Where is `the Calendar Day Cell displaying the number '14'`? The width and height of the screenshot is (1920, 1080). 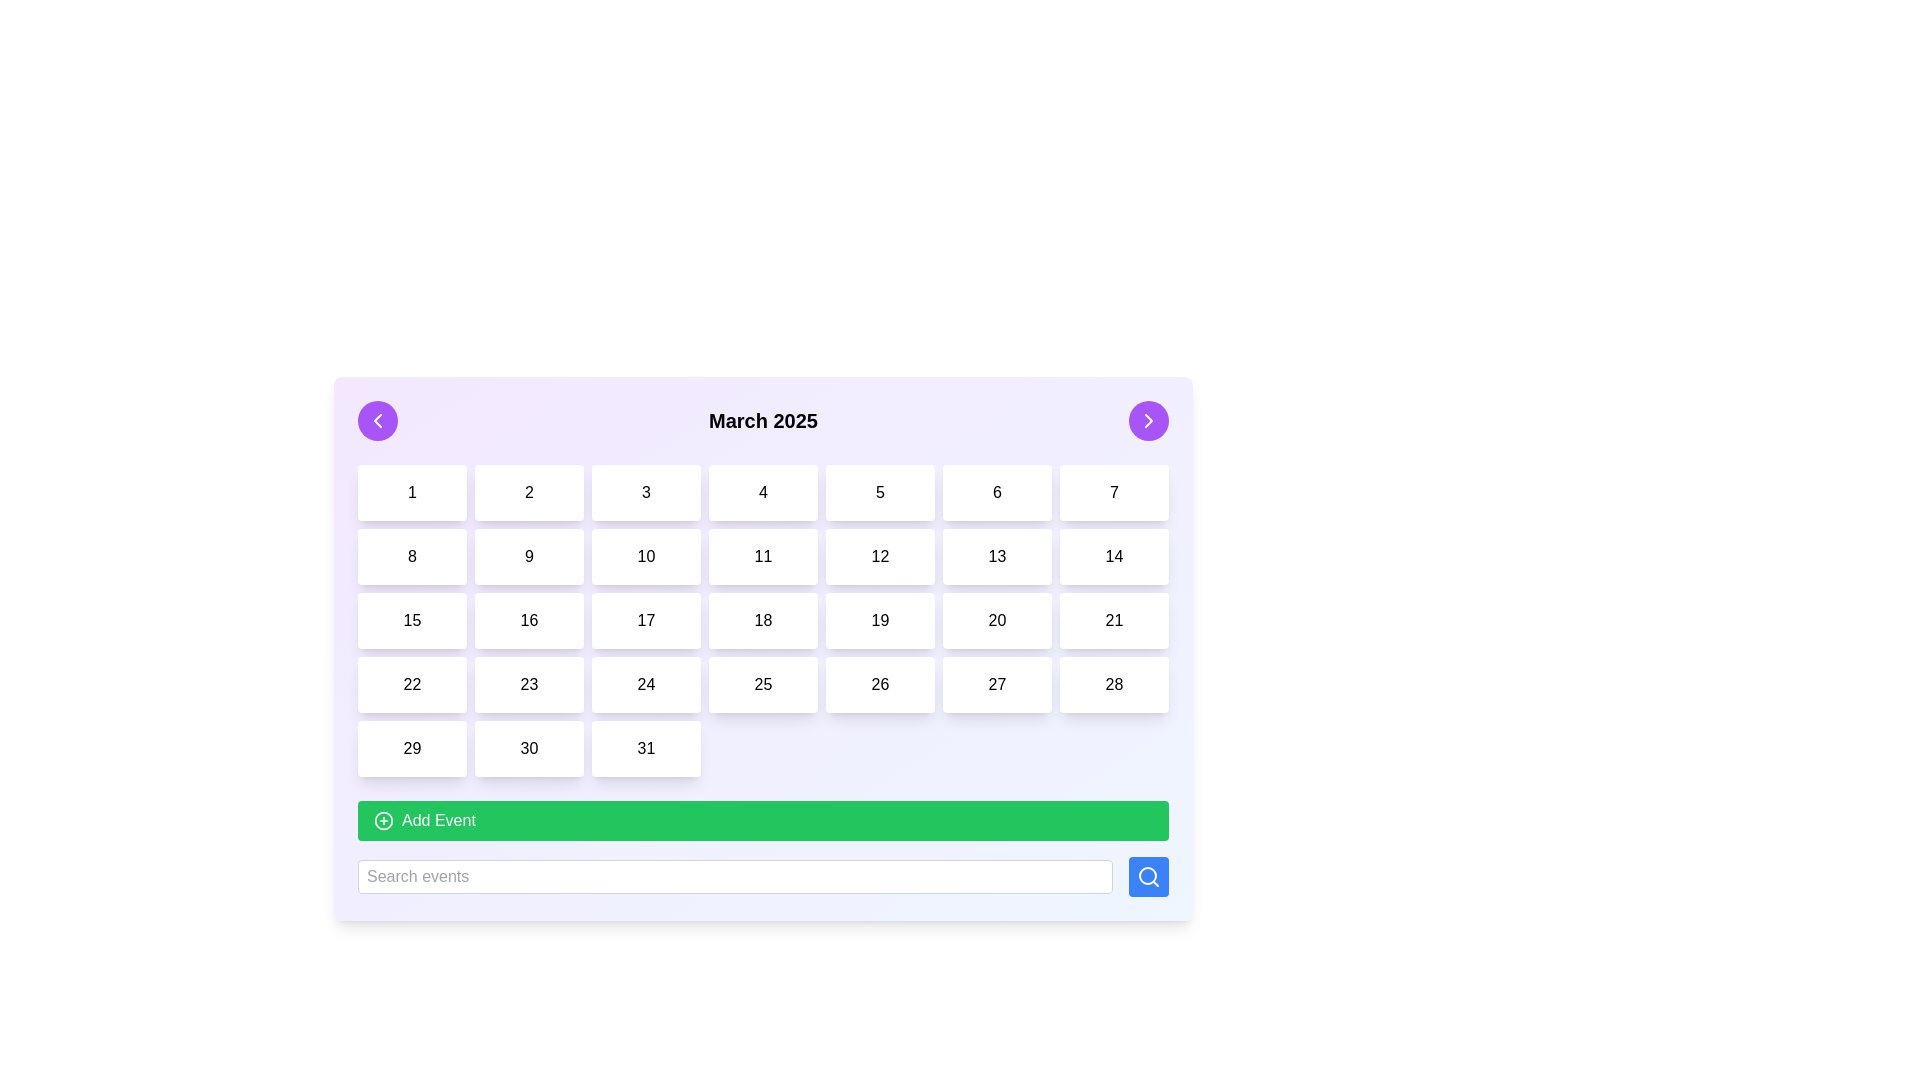
the Calendar Day Cell displaying the number '14' is located at coordinates (1113, 556).